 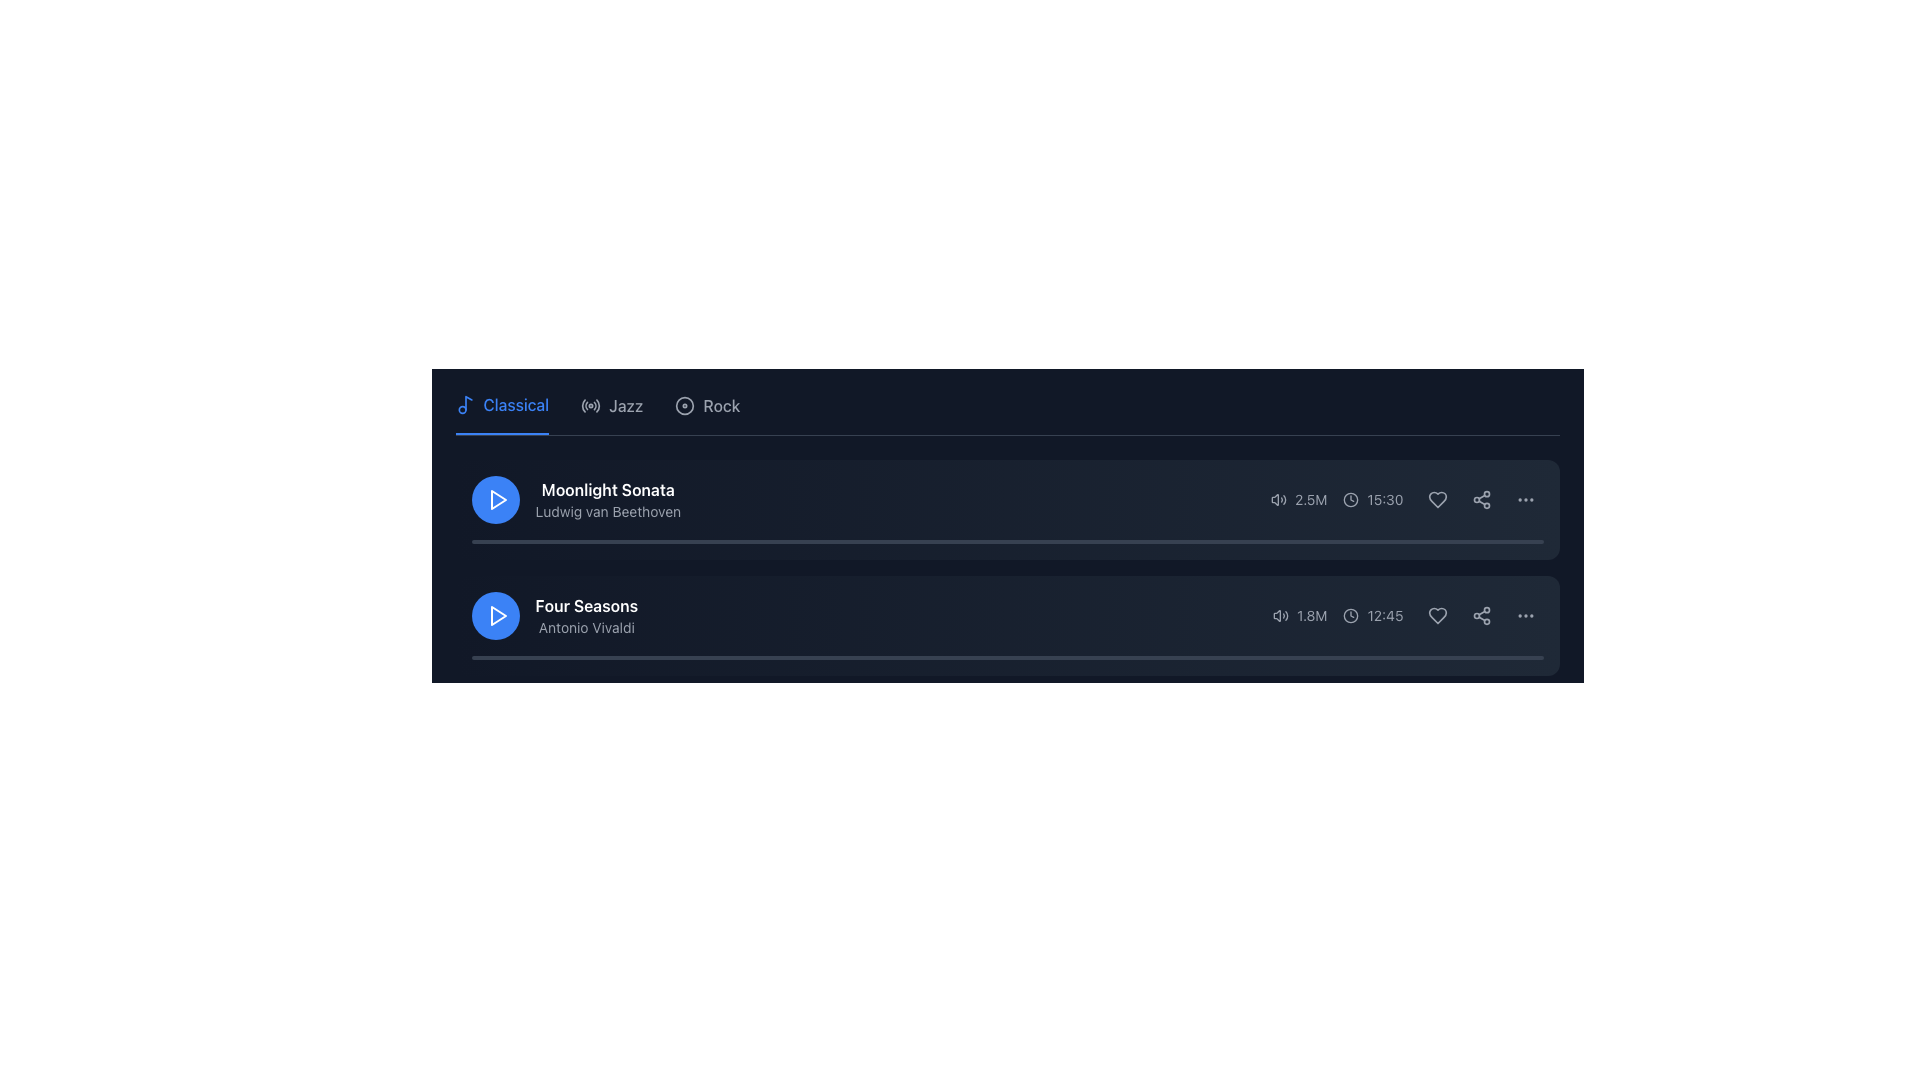 What do you see at coordinates (607, 489) in the screenshot?
I see `the text label that serves as the title for the music track, located above the descriptive text 'Ludwig van Beethoven'` at bounding box center [607, 489].